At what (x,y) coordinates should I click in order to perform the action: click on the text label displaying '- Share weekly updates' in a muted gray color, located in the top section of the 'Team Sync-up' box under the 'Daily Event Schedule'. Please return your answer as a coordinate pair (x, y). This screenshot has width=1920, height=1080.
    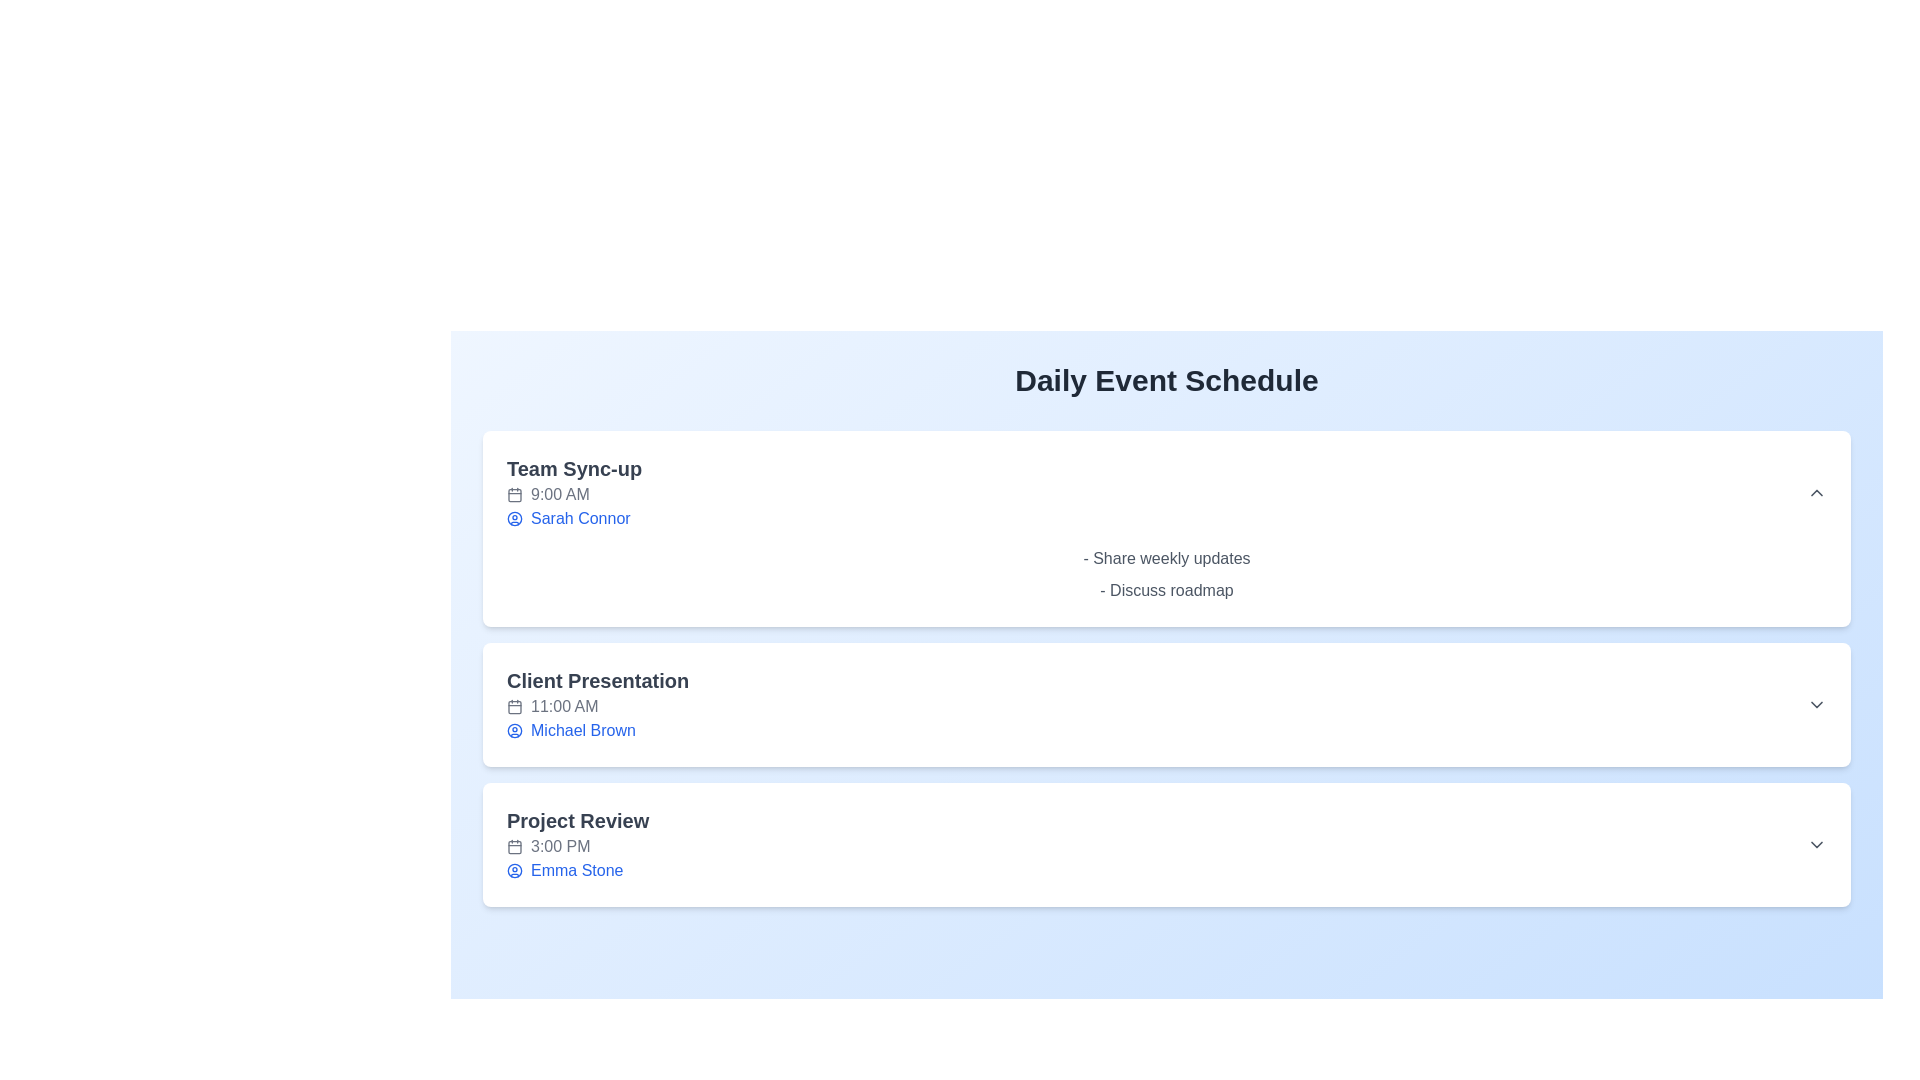
    Looking at the image, I should click on (1166, 559).